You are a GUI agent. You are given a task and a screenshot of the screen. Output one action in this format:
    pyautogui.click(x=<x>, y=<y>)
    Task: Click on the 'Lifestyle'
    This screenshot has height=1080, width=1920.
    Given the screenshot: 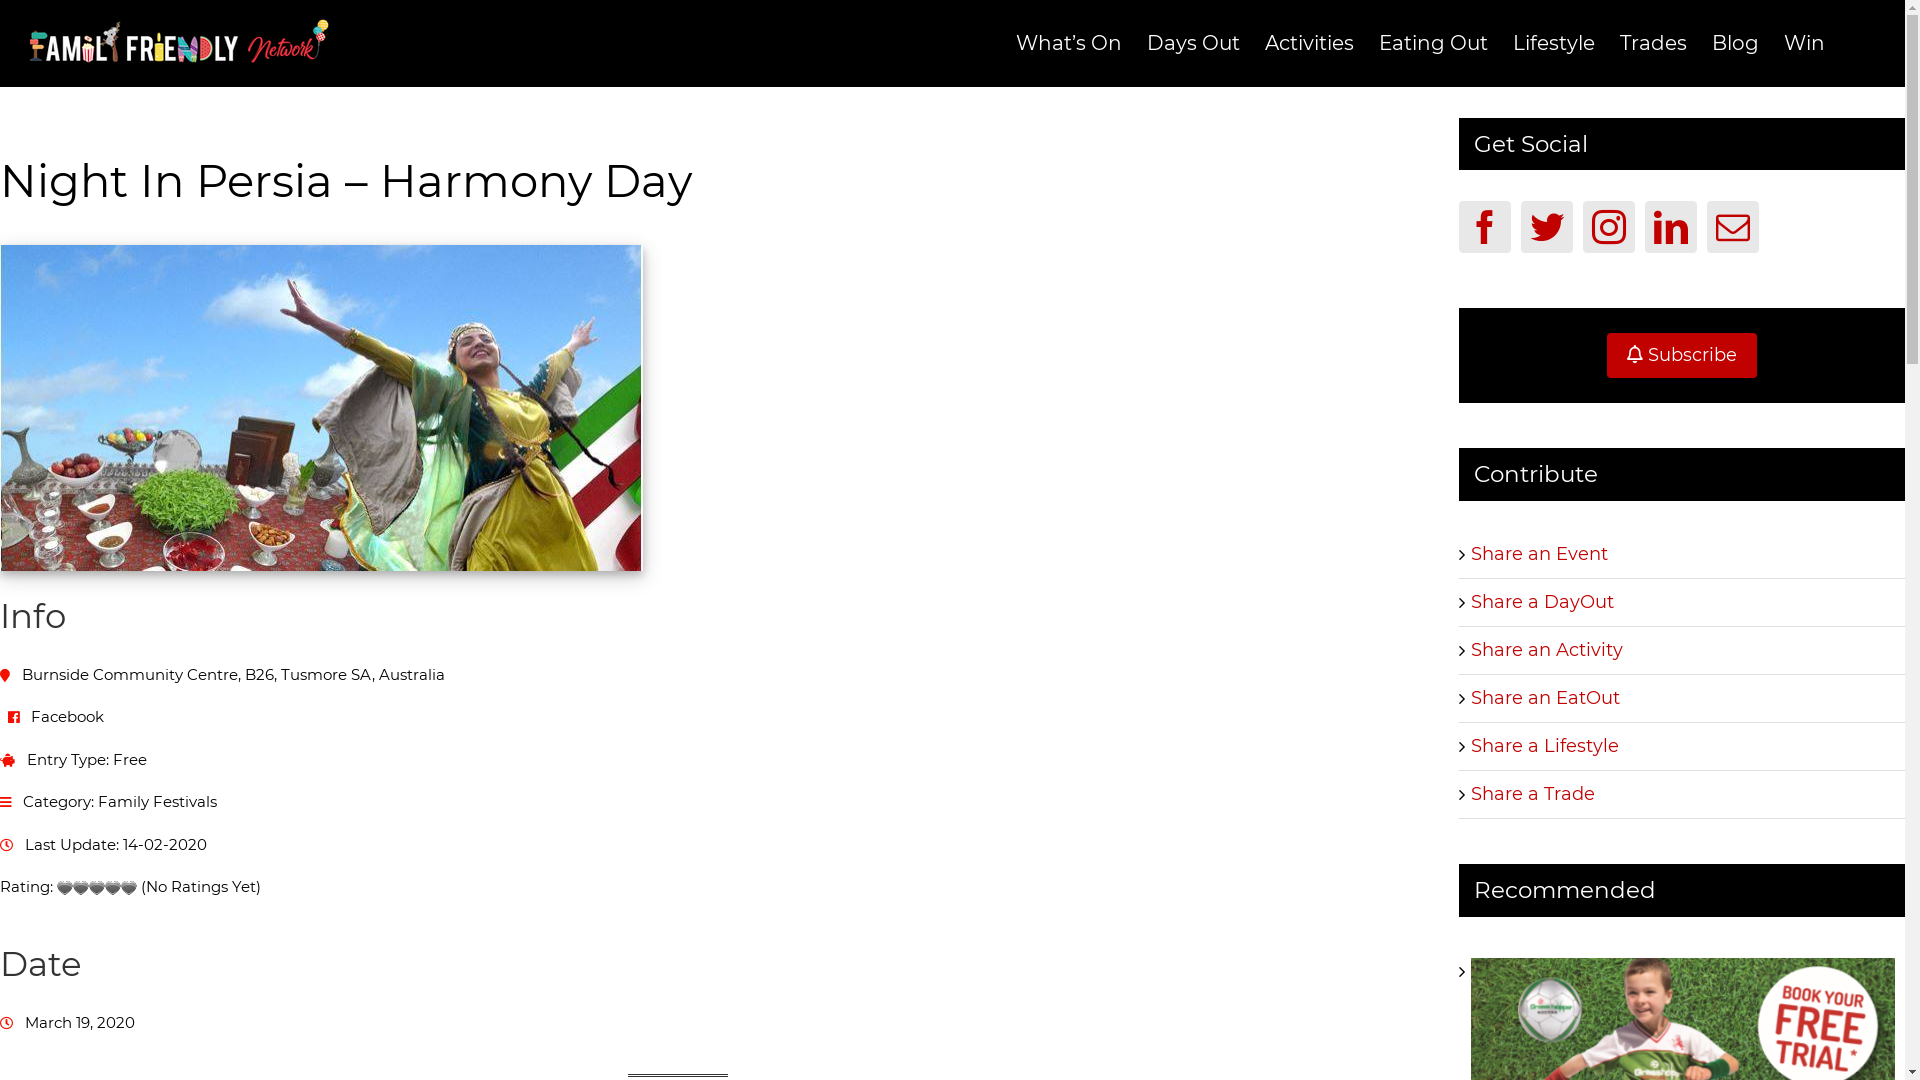 What is the action you would take?
    pyautogui.click(x=1553, y=43)
    